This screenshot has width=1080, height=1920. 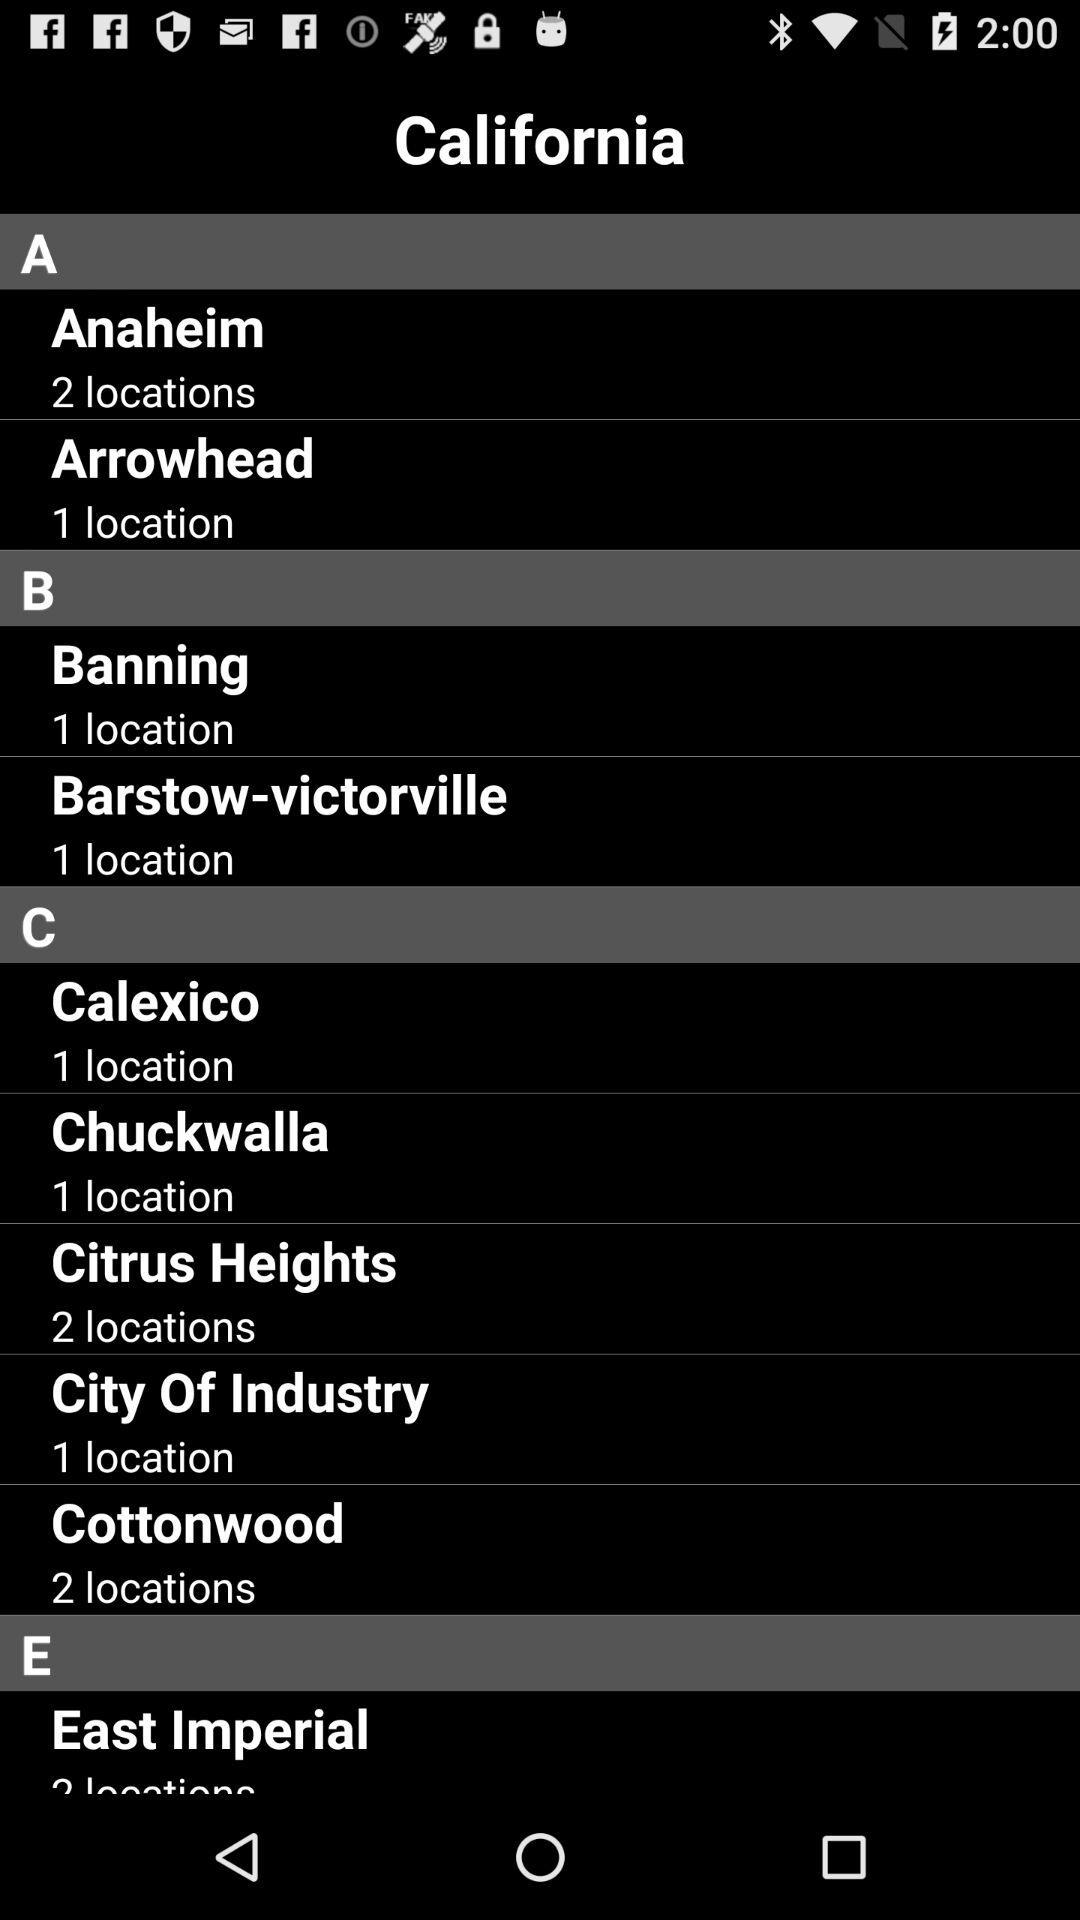 I want to click on the city of industry icon, so click(x=238, y=1389).